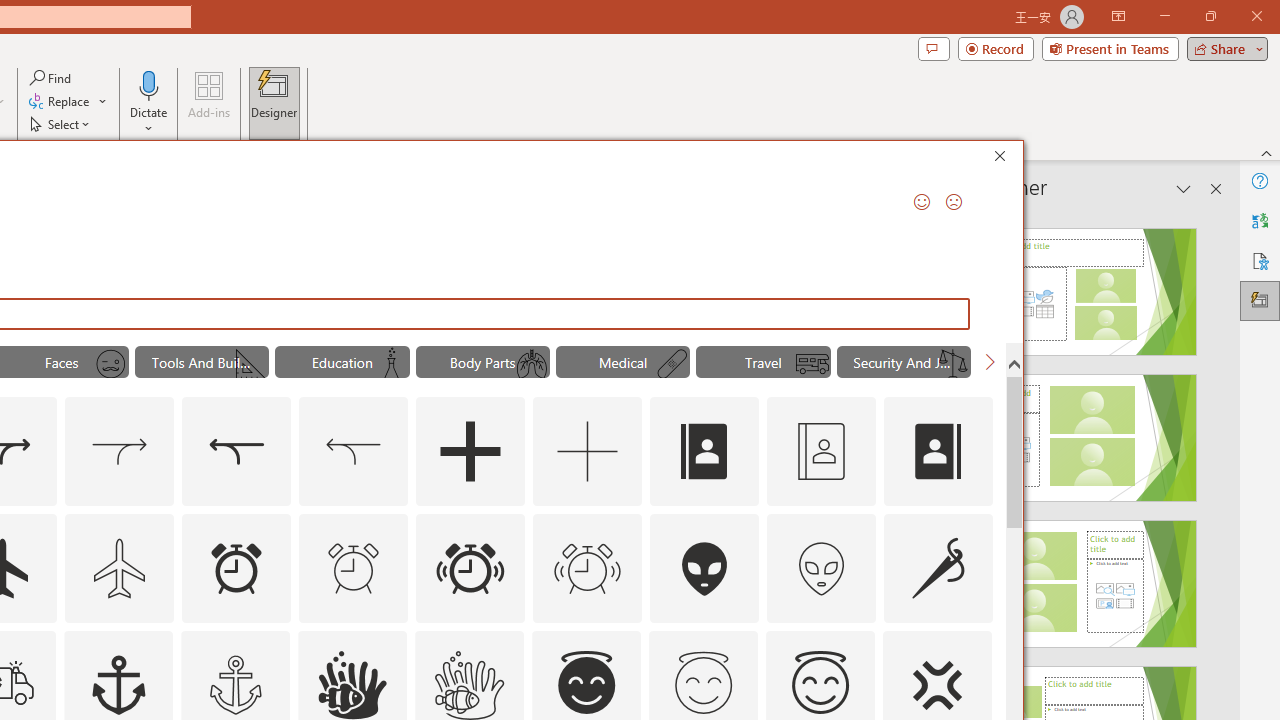 The image size is (1280, 720). Describe the element at coordinates (391, 364) in the screenshot. I see `'AutomationID: Icons_Flask_M'` at that location.